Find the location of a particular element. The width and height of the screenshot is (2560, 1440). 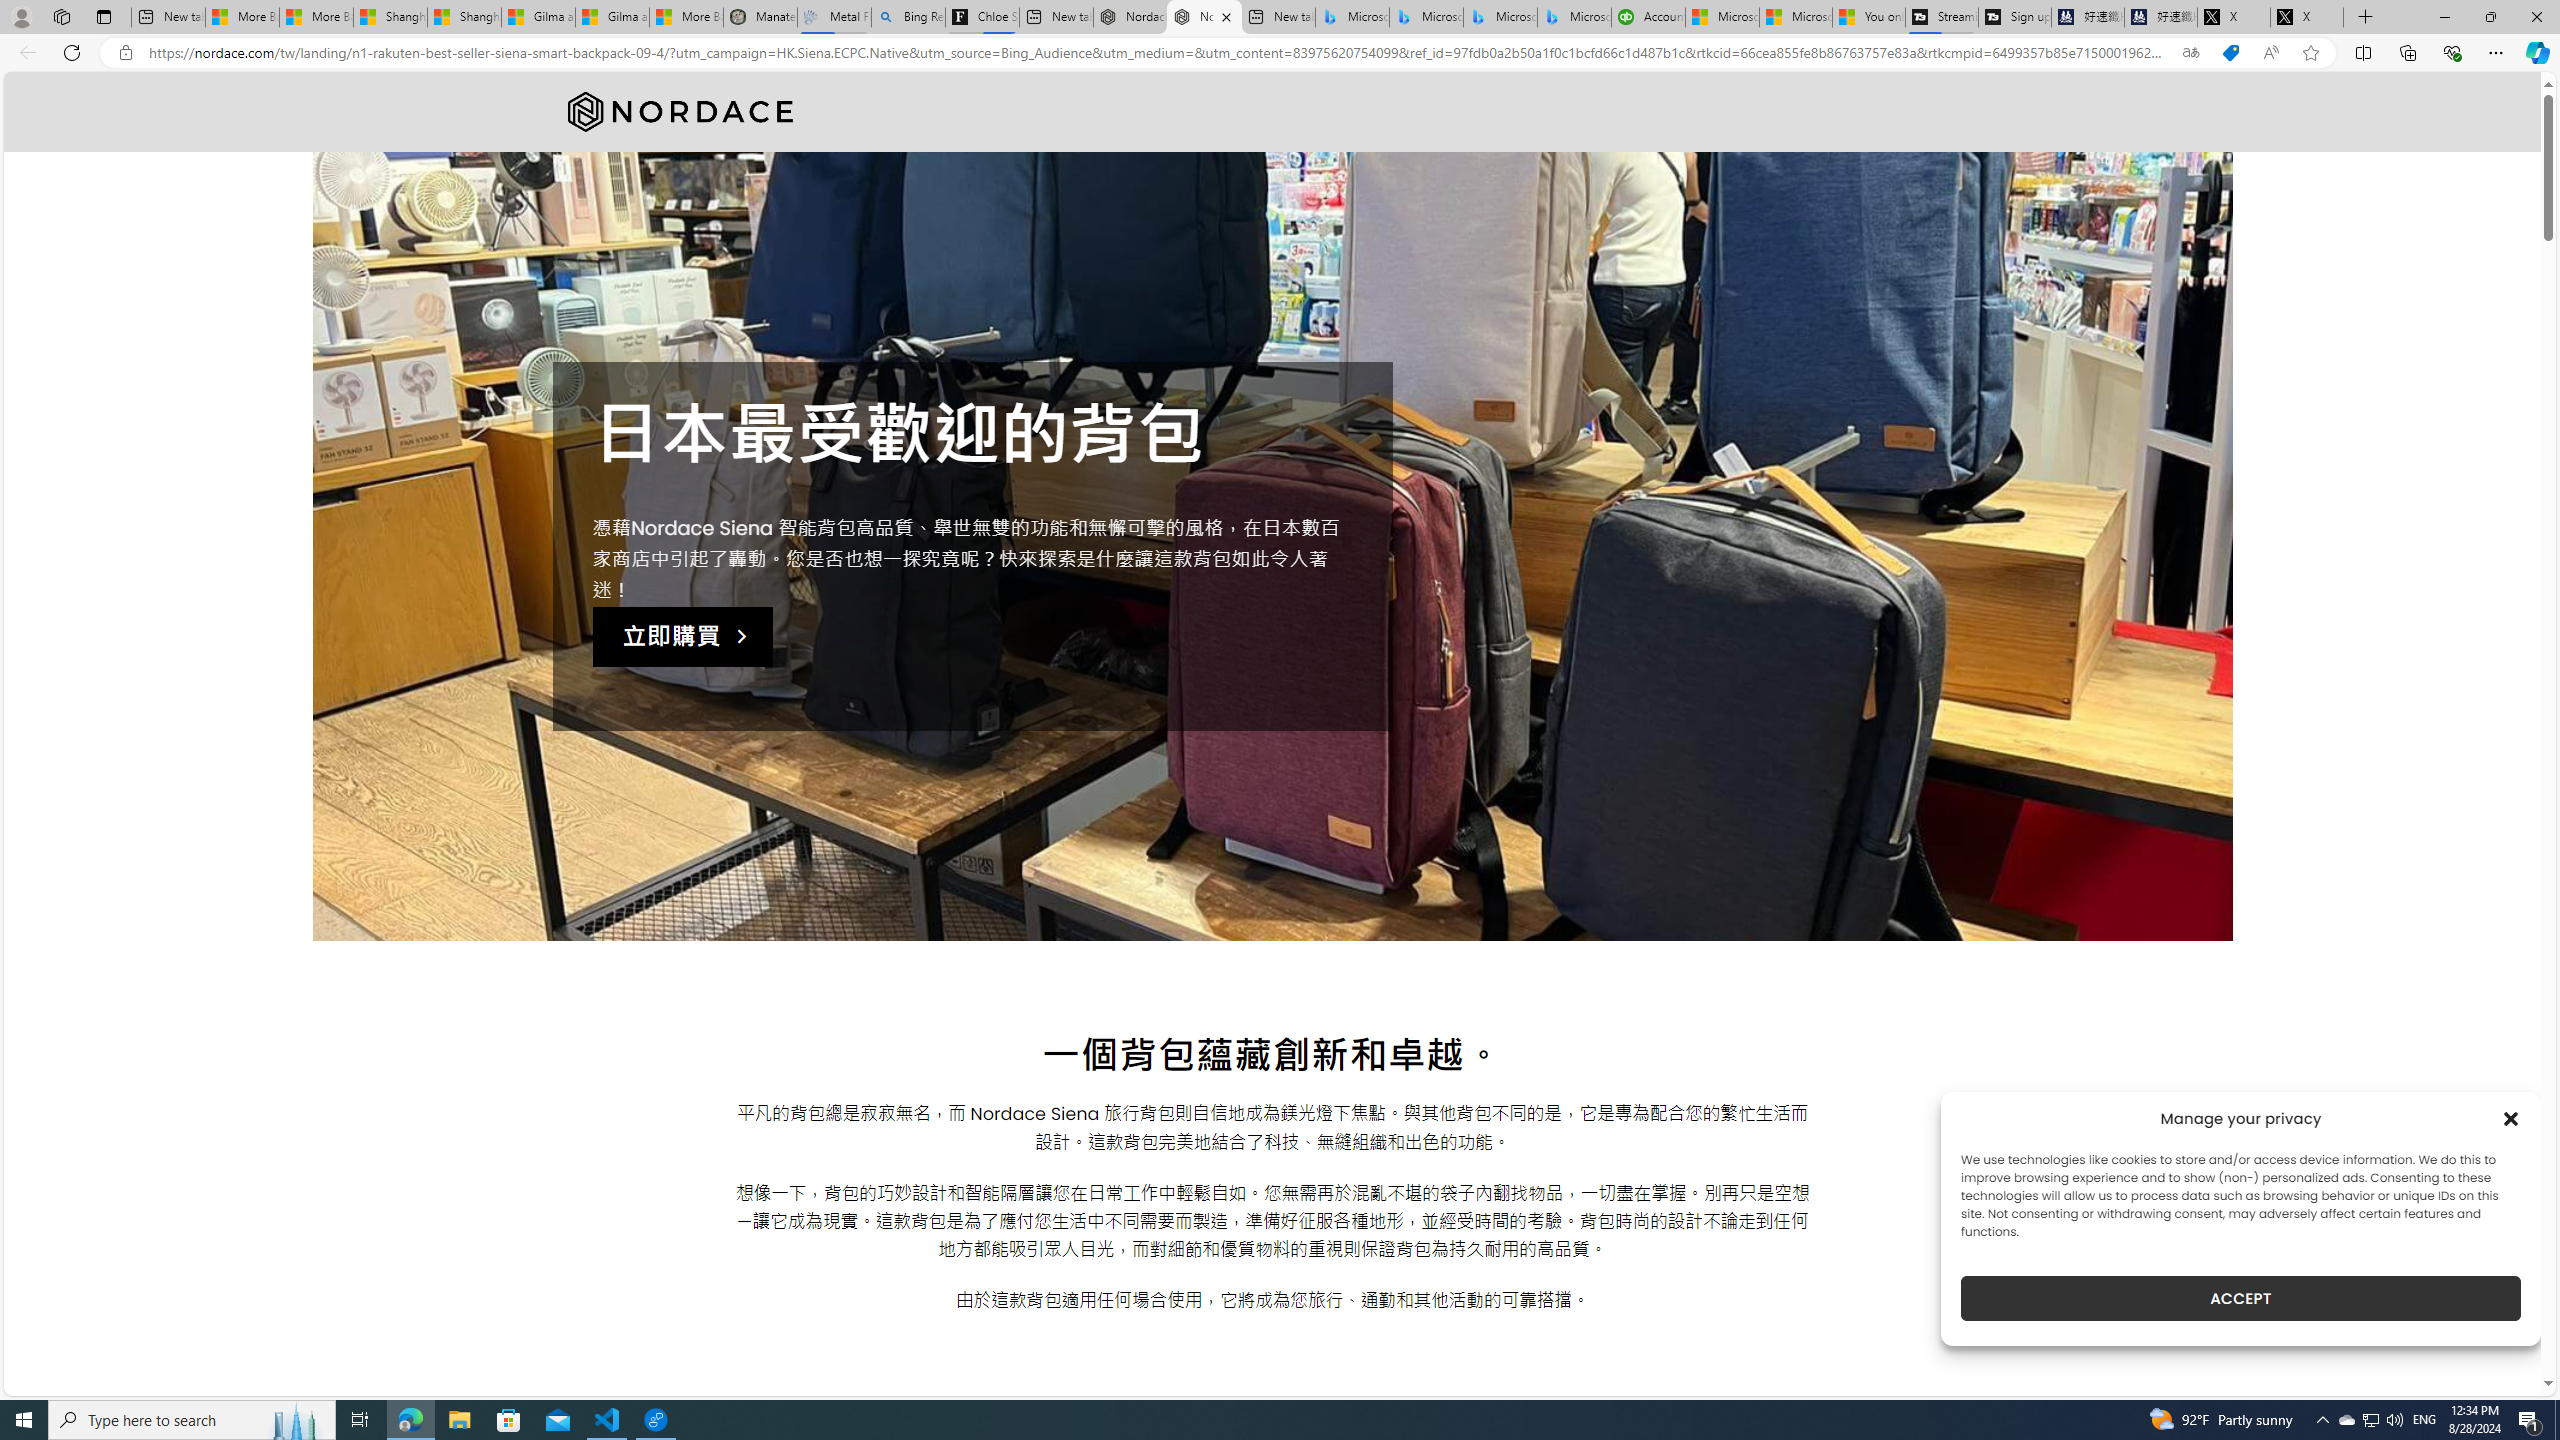

'Bing Real Estate - Home sales and rental listings' is located at coordinates (908, 16).